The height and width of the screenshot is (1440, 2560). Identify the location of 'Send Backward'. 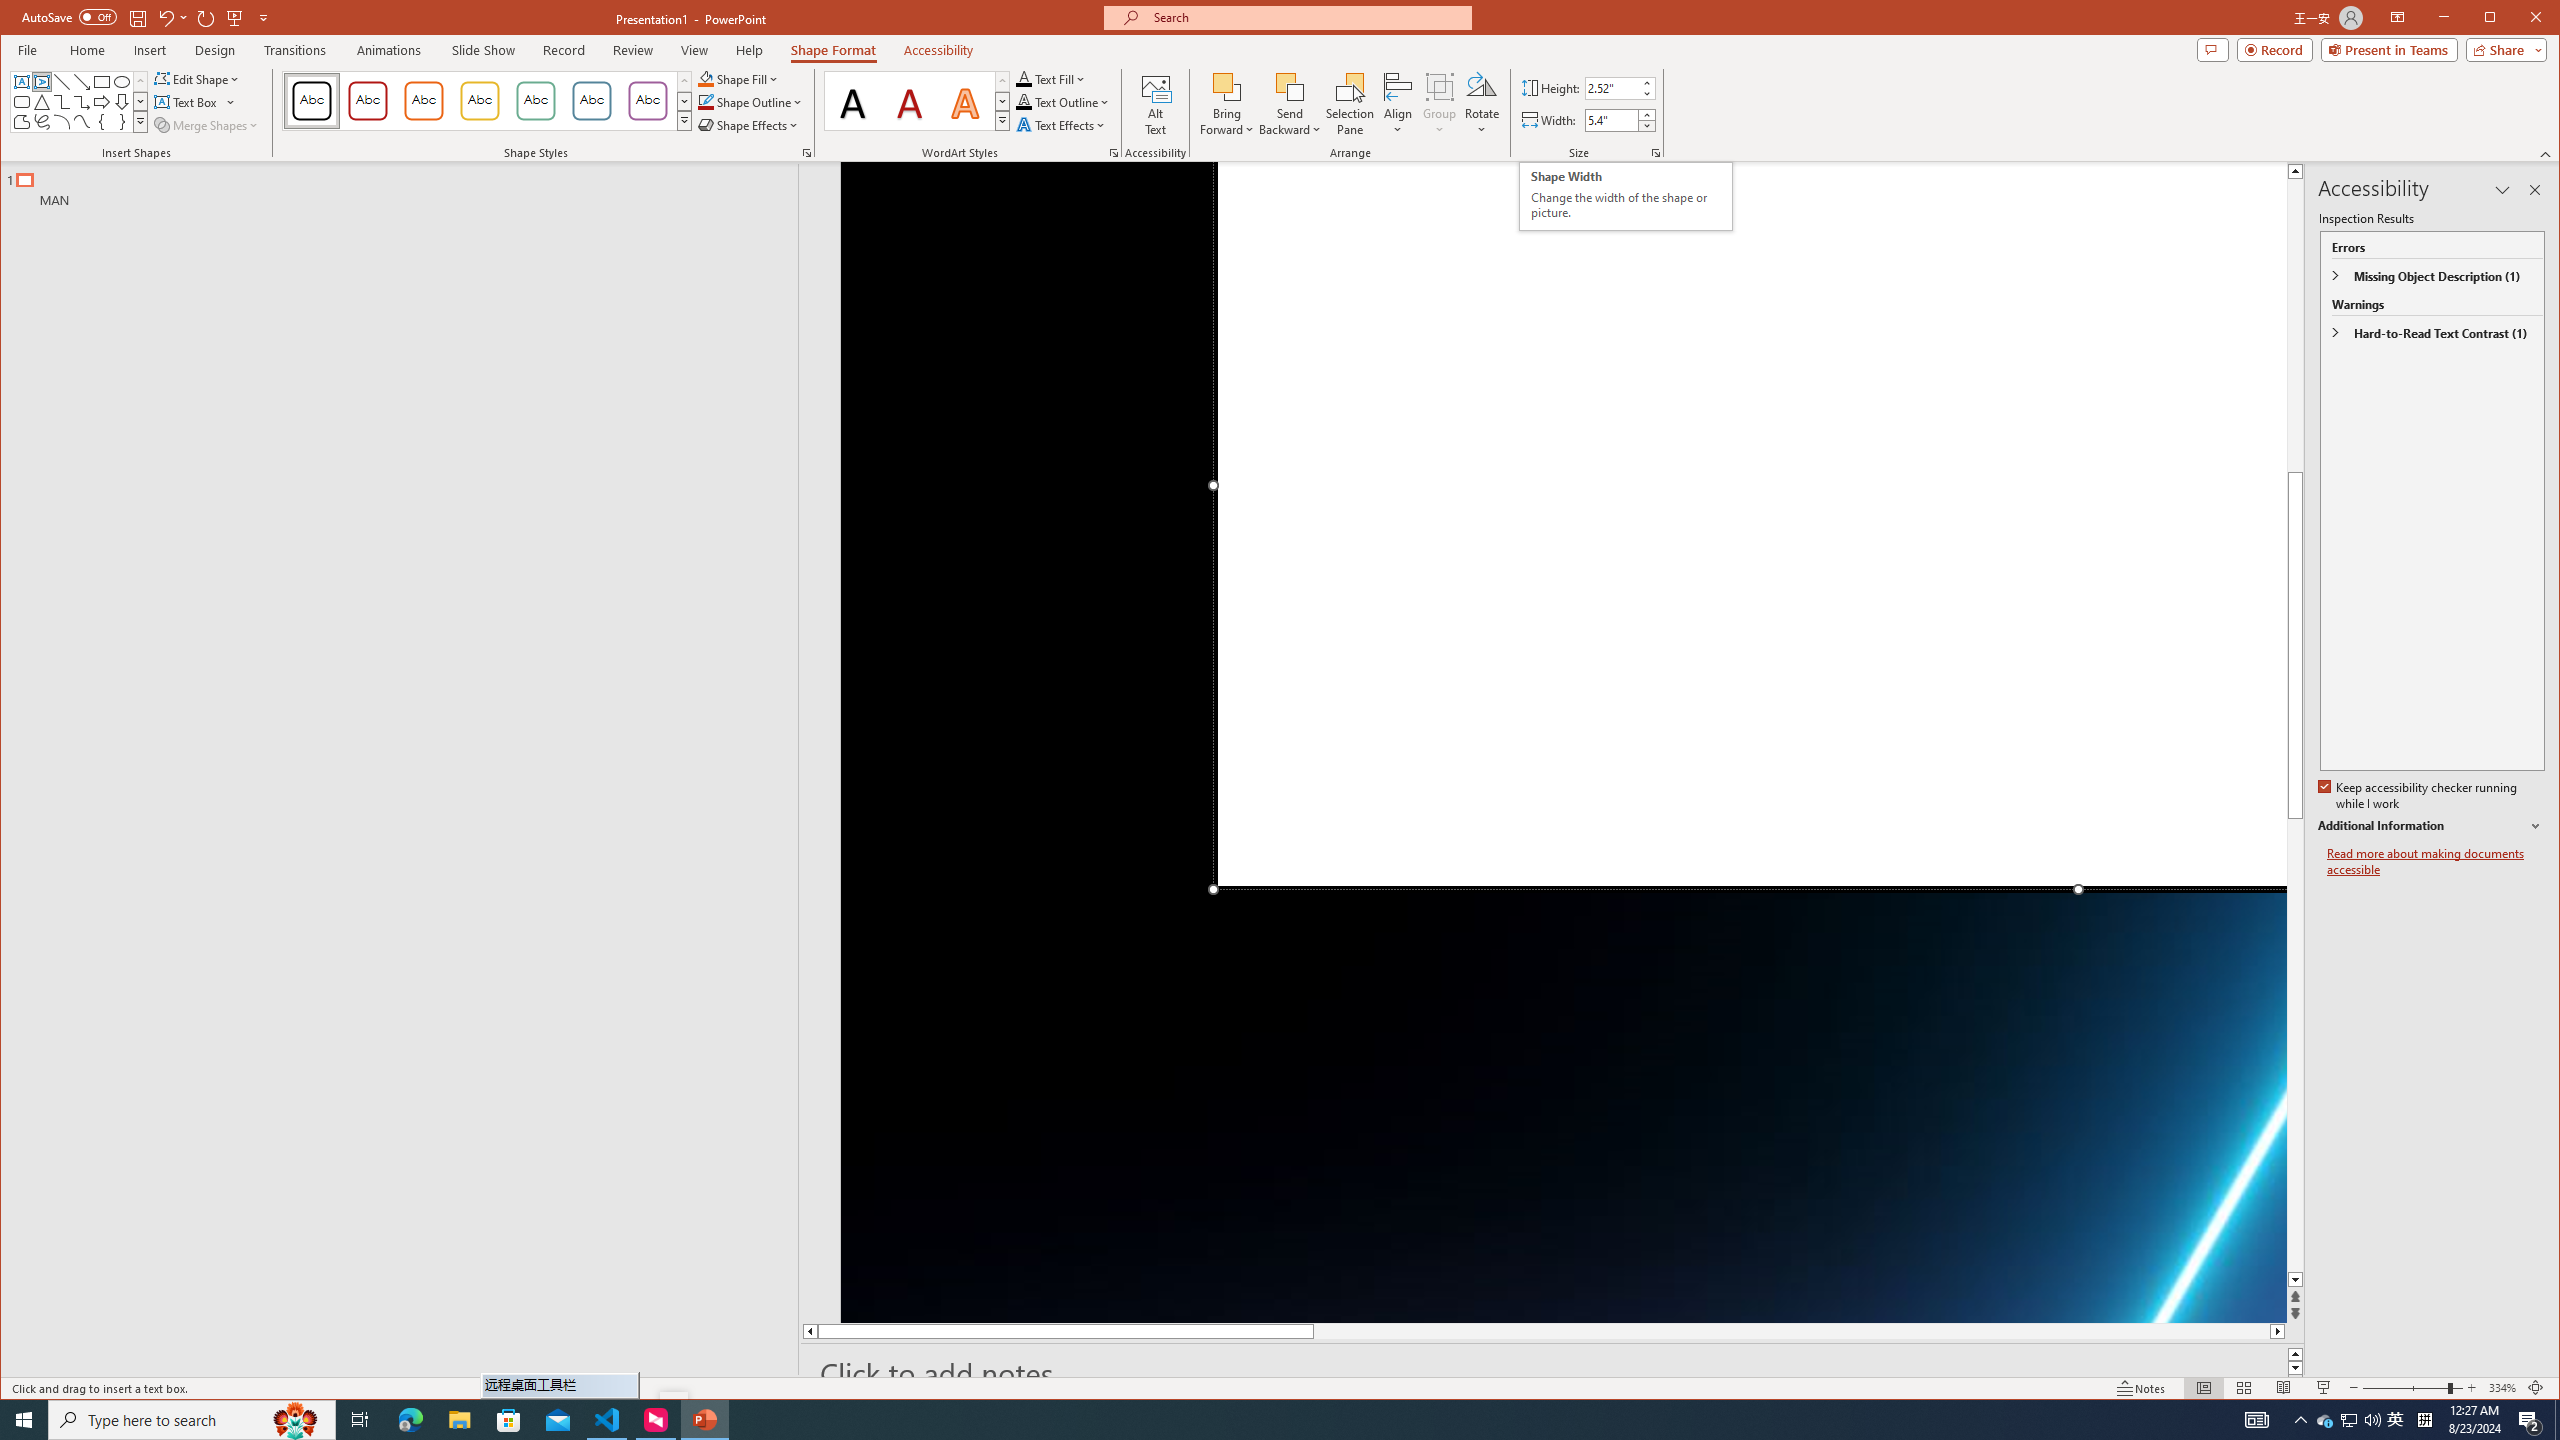
(1289, 85).